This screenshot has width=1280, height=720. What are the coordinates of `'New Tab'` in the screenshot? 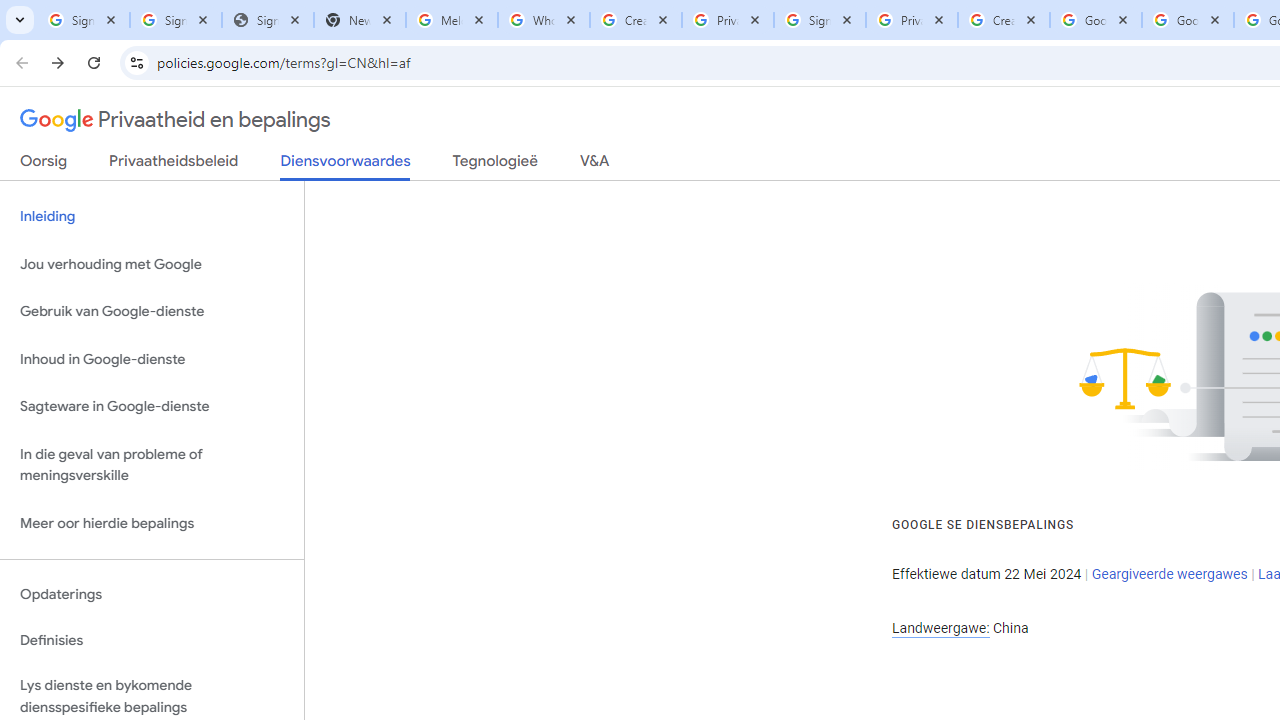 It's located at (359, 20).